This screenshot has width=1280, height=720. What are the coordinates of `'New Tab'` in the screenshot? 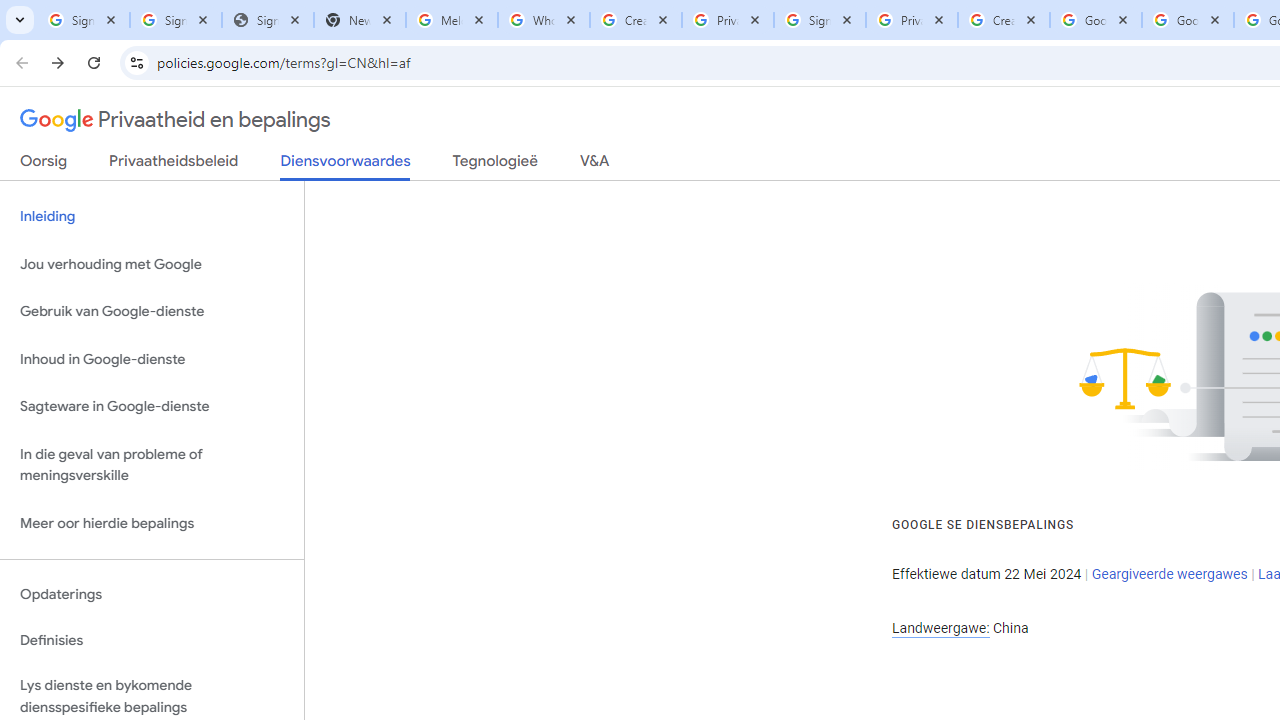 It's located at (359, 20).